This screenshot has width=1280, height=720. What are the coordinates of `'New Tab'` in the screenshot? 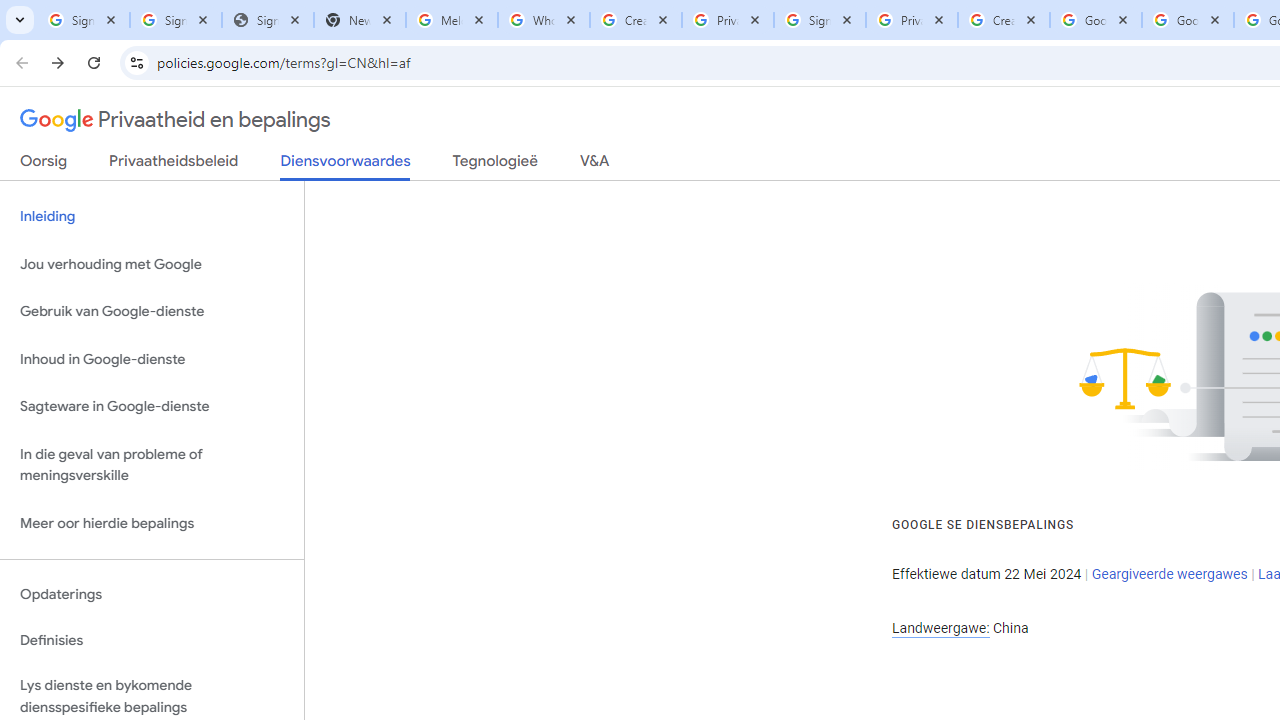 It's located at (359, 20).